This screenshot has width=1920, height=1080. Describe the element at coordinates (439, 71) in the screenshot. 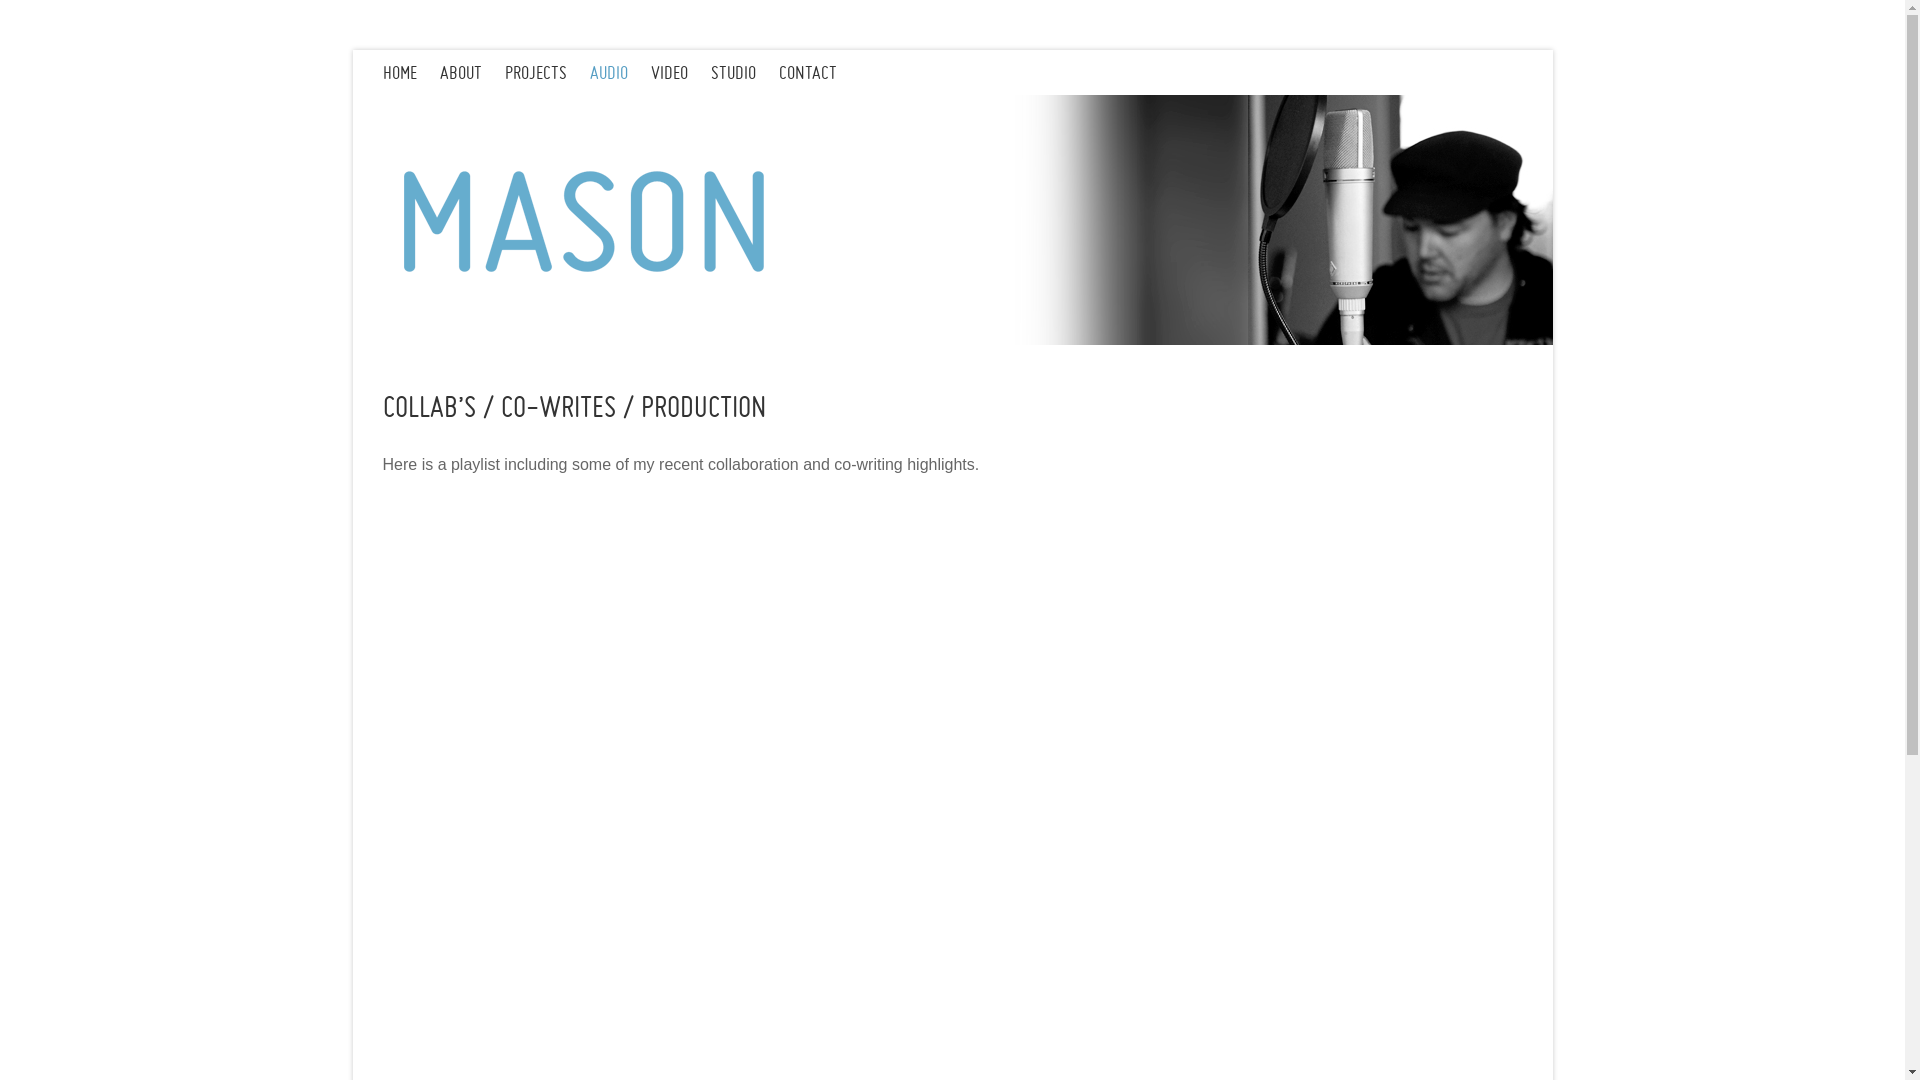

I see `'ABOUT'` at that location.